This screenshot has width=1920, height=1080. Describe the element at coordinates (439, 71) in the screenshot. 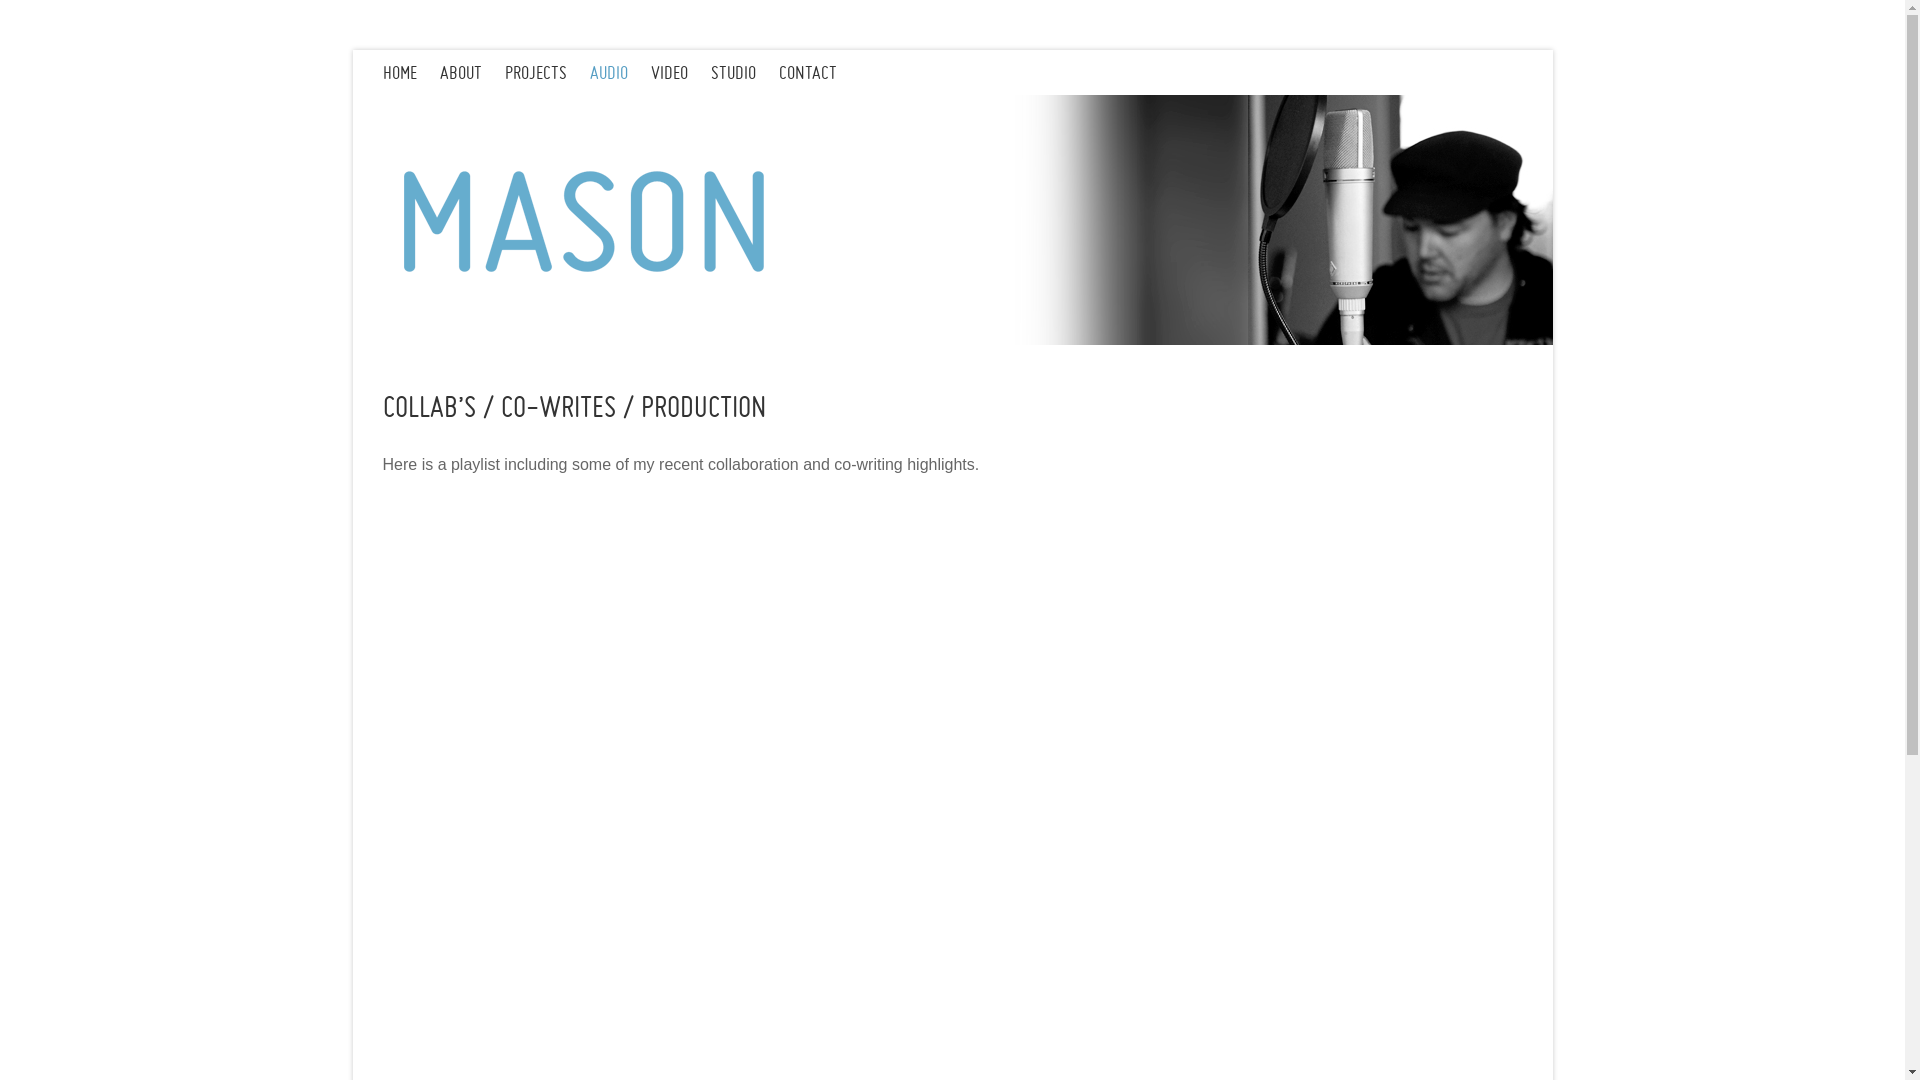

I see `'ABOUT'` at that location.